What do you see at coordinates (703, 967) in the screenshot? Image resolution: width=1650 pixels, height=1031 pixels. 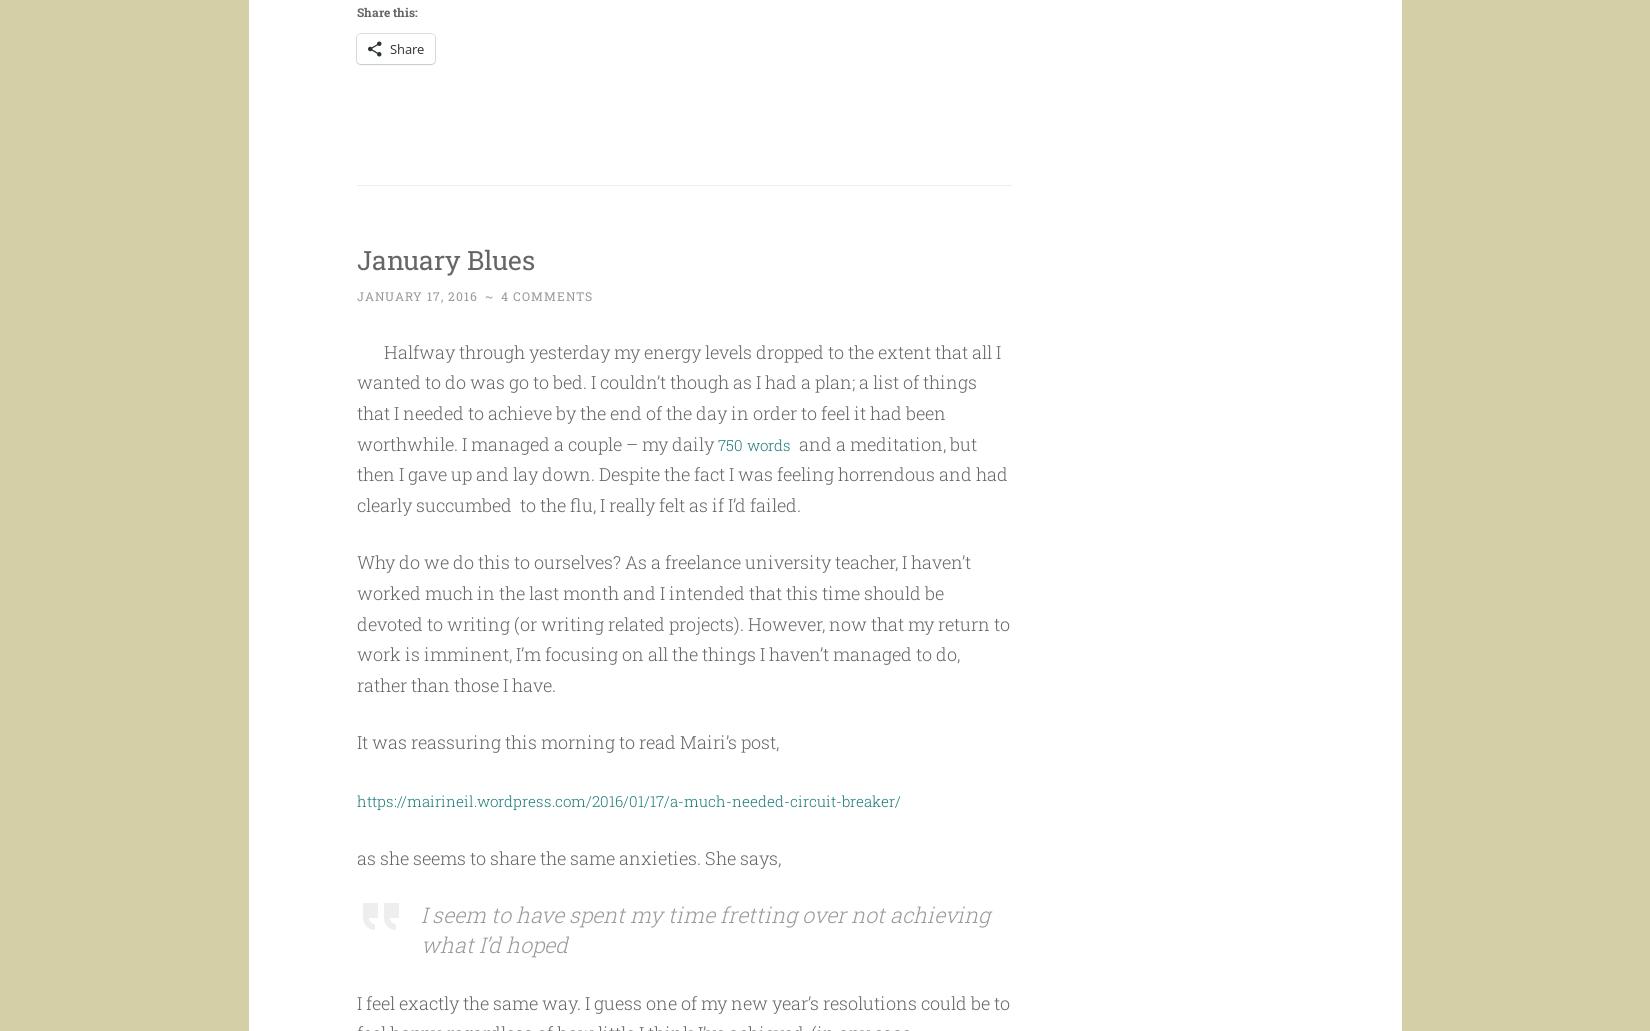 I see `'I seem to have spent my time fretting over not achieving what I’d hoped'` at bounding box center [703, 967].